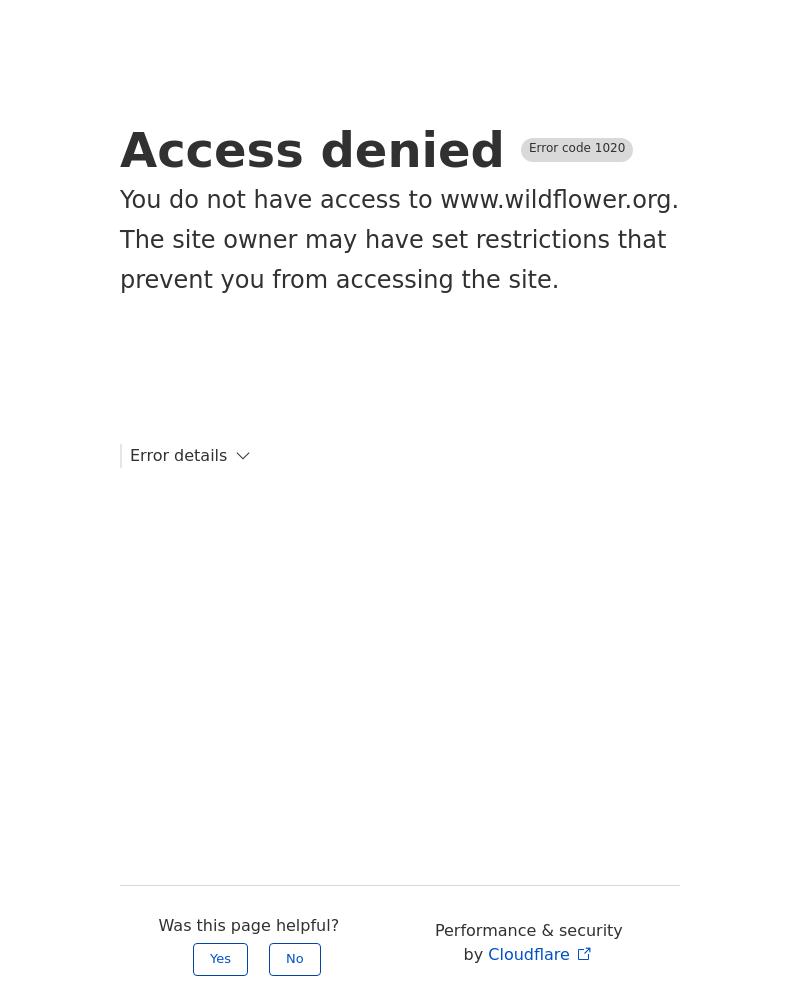  What do you see at coordinates (177, 454) in the screenshot?
I see `'Error details'` at bounding box center [177, 454].